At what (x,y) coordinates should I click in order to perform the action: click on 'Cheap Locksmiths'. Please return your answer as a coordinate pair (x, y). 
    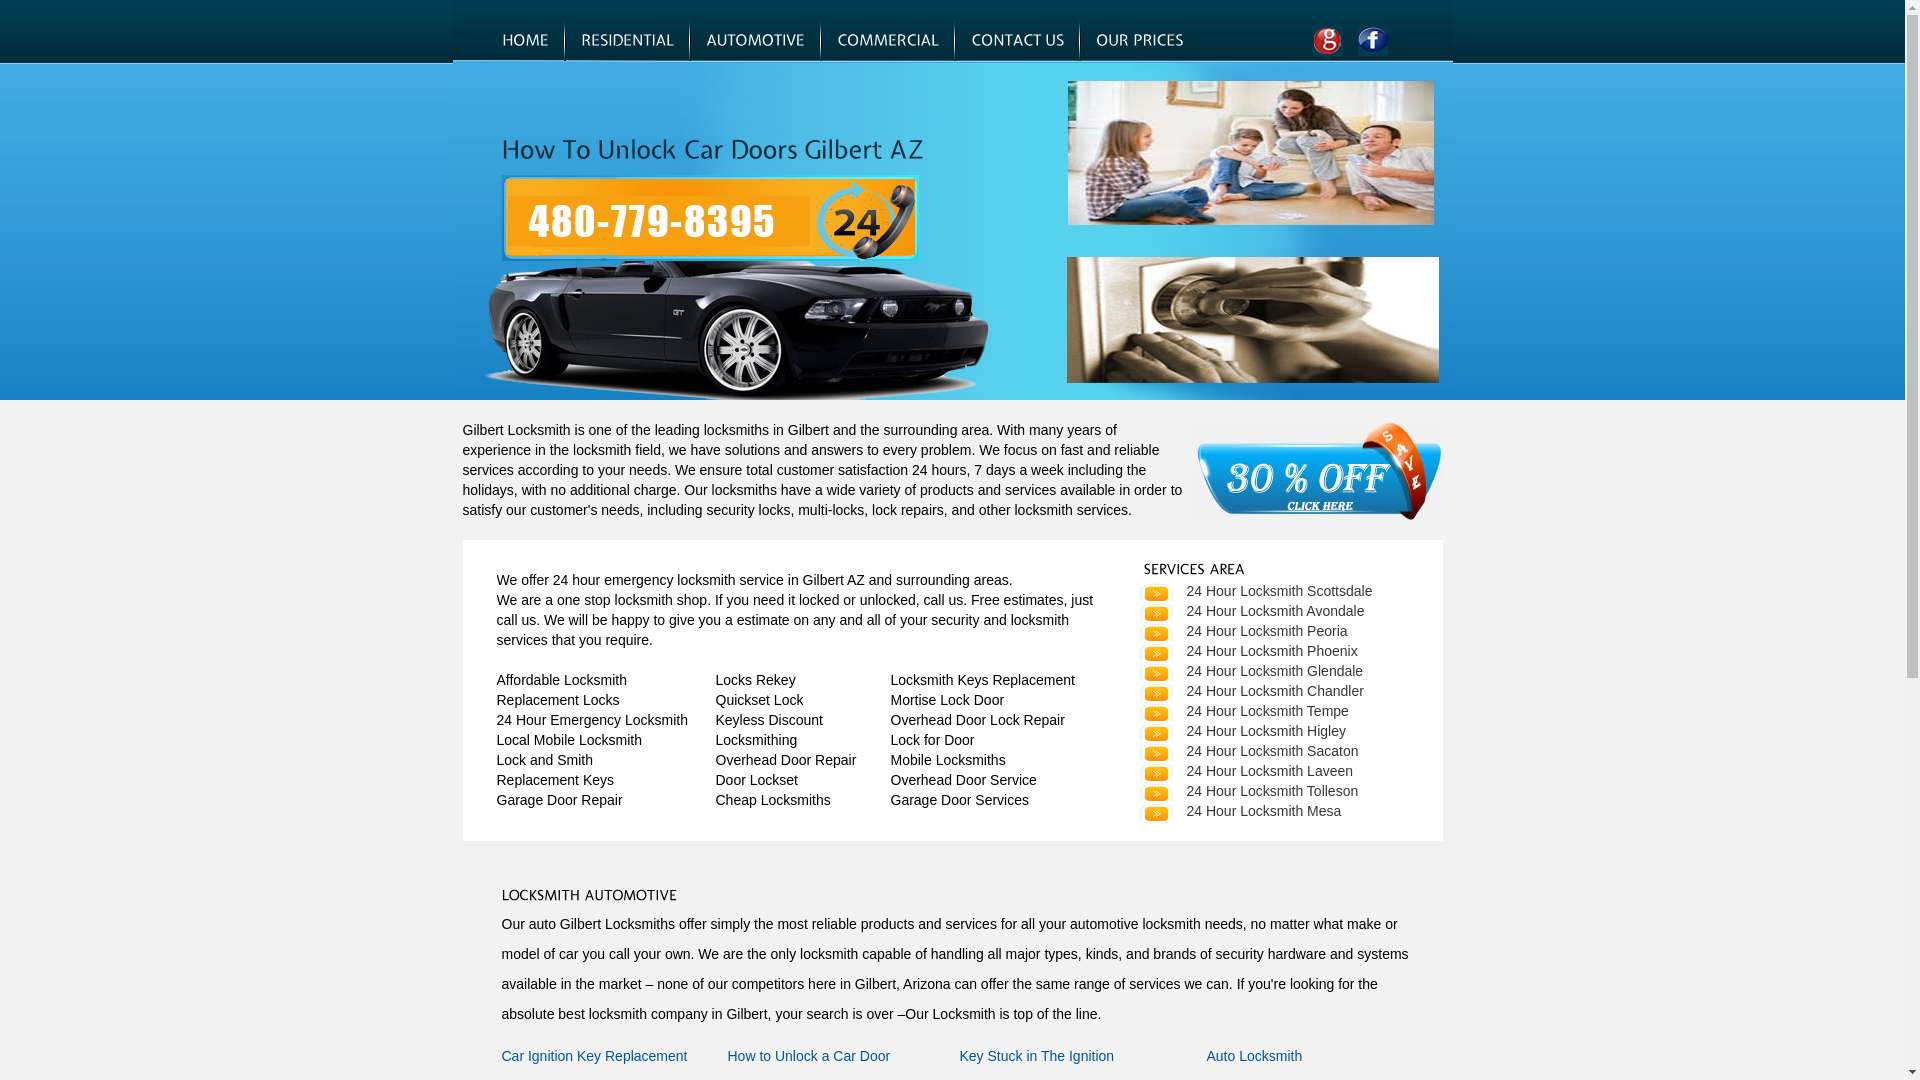
    Looking at the image, I should click on (772, 798).